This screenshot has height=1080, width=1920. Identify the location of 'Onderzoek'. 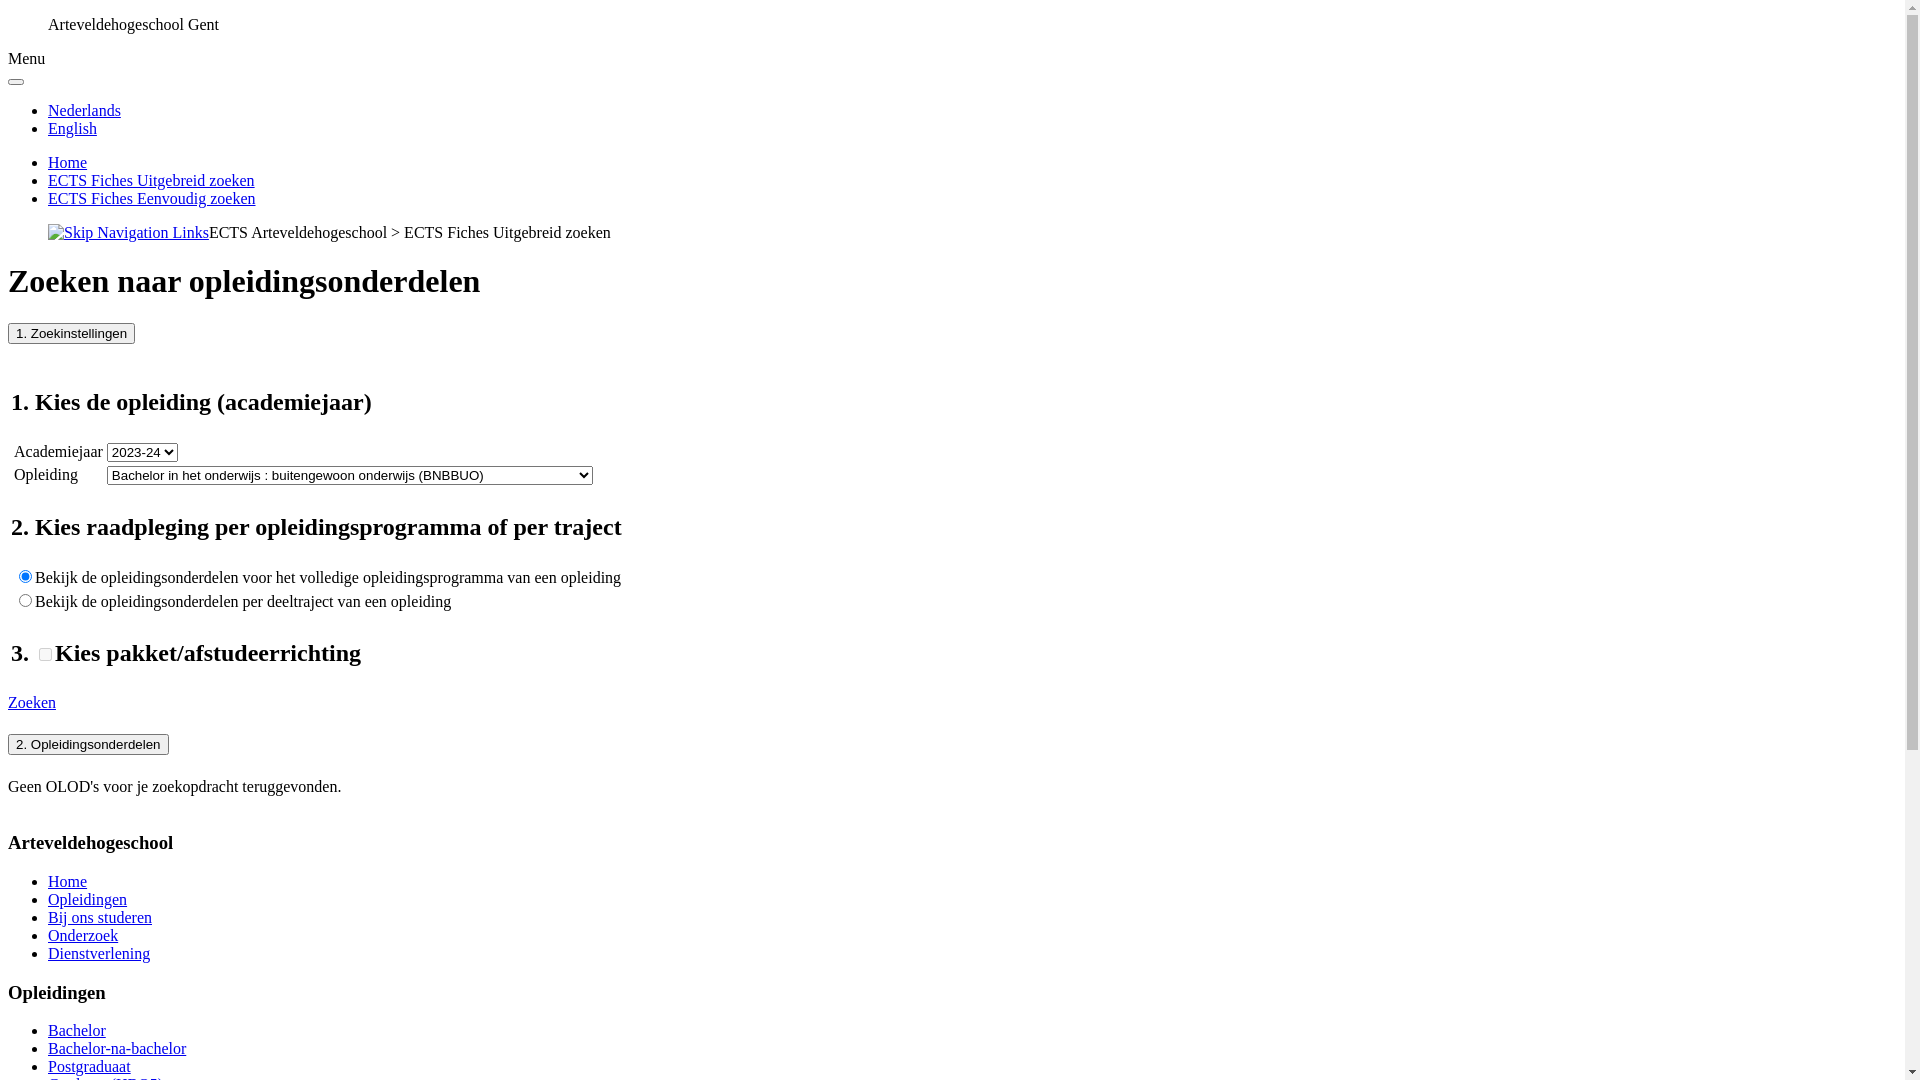
(81, 935).